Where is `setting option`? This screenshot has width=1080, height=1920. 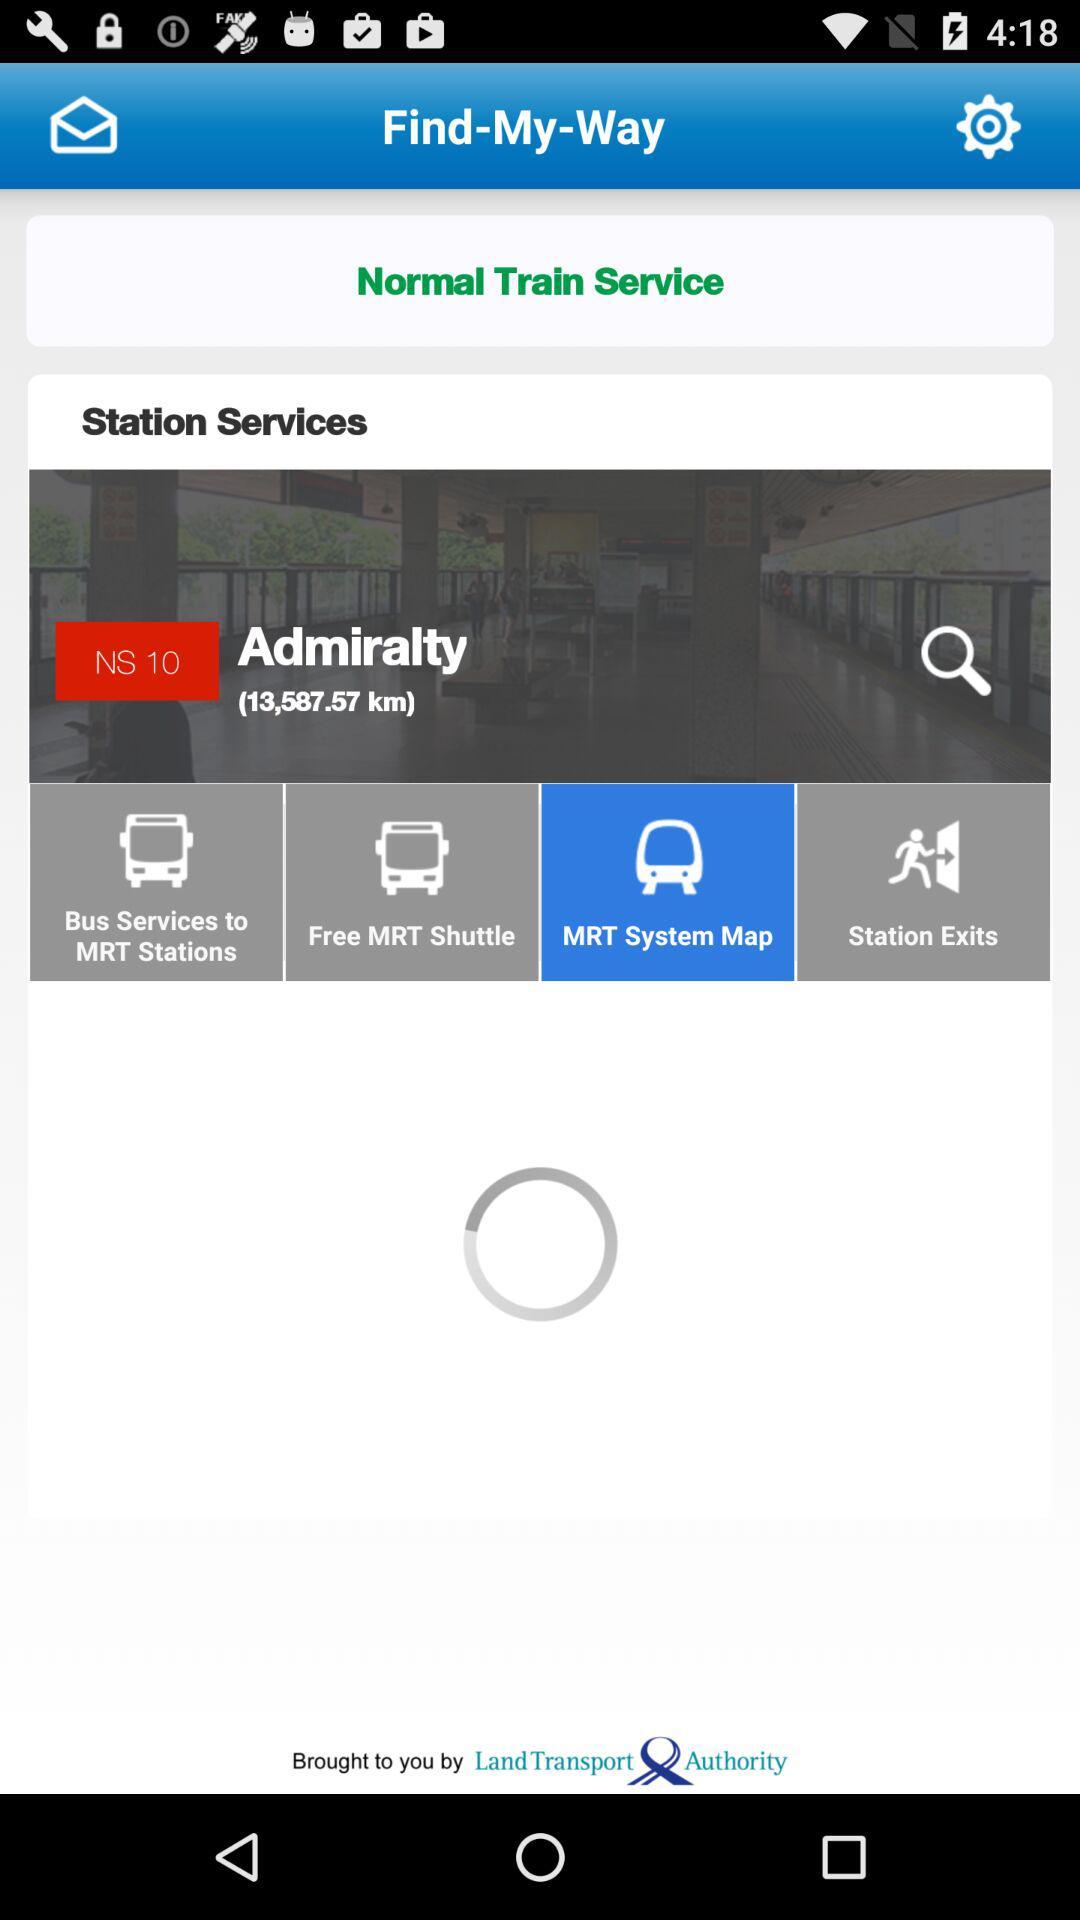 setting option is located at coordinates (987, 124).